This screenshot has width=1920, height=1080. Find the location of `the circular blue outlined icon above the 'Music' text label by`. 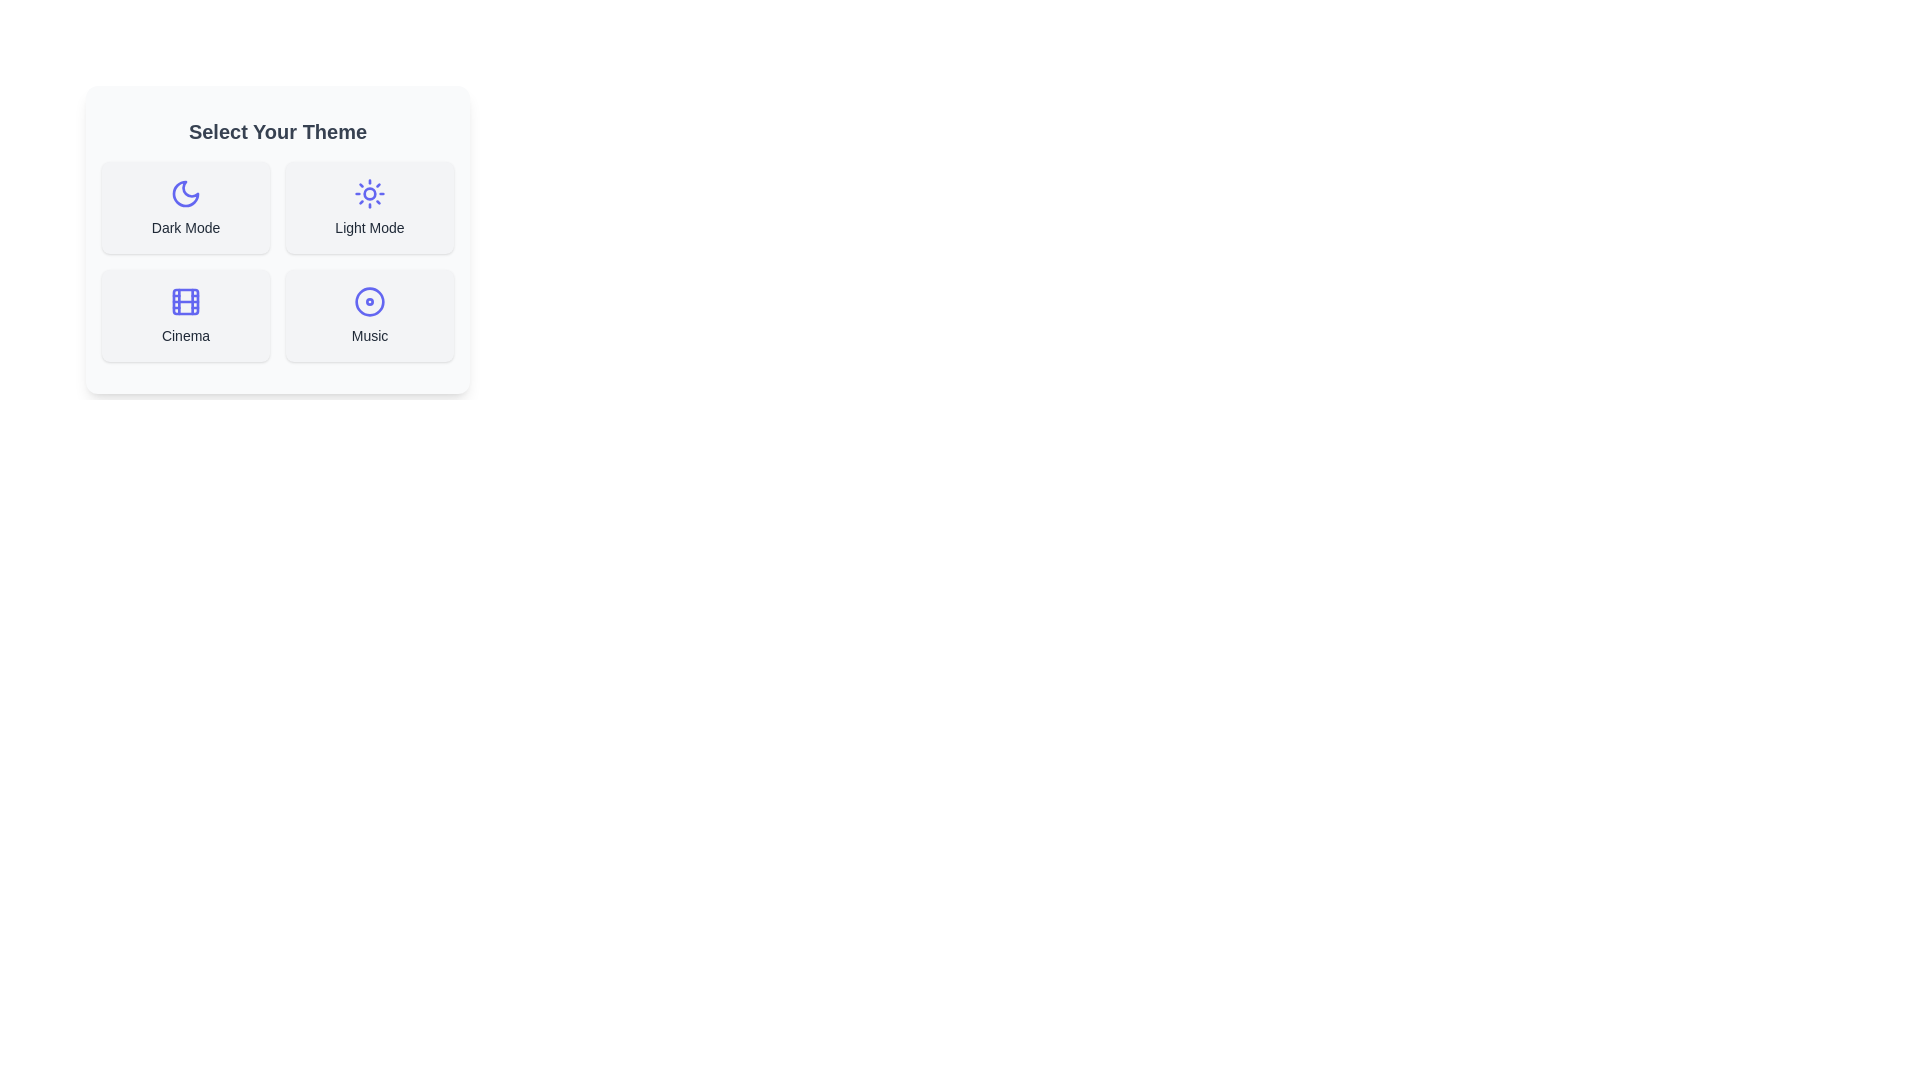

the circular blue outlined icon above the 'Music' text label by is located at coordinates (369, 301).